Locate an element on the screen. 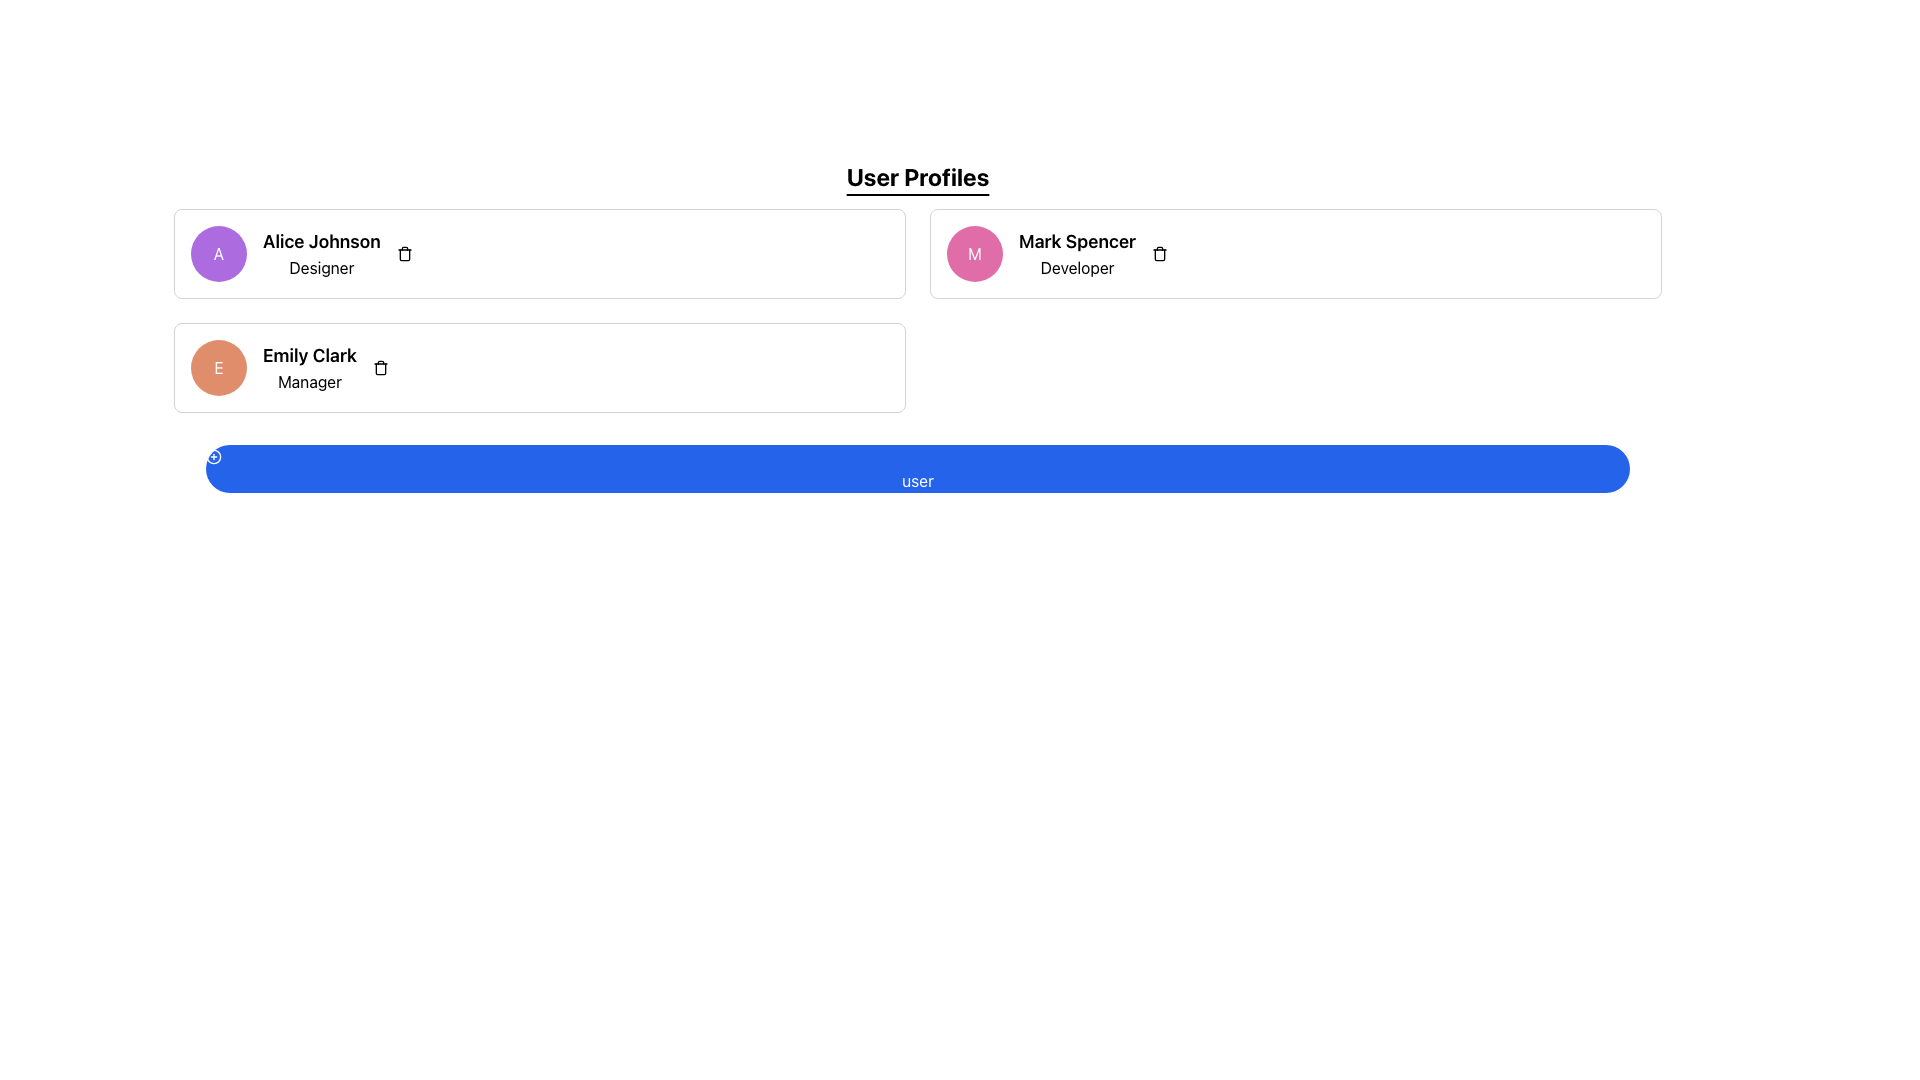 This screenshot has height=1080, width=1920. the text label displaying 'Designer' located beneath the name 'Alice Johnson' in the first user profile card is located at coordinates (321, 266).